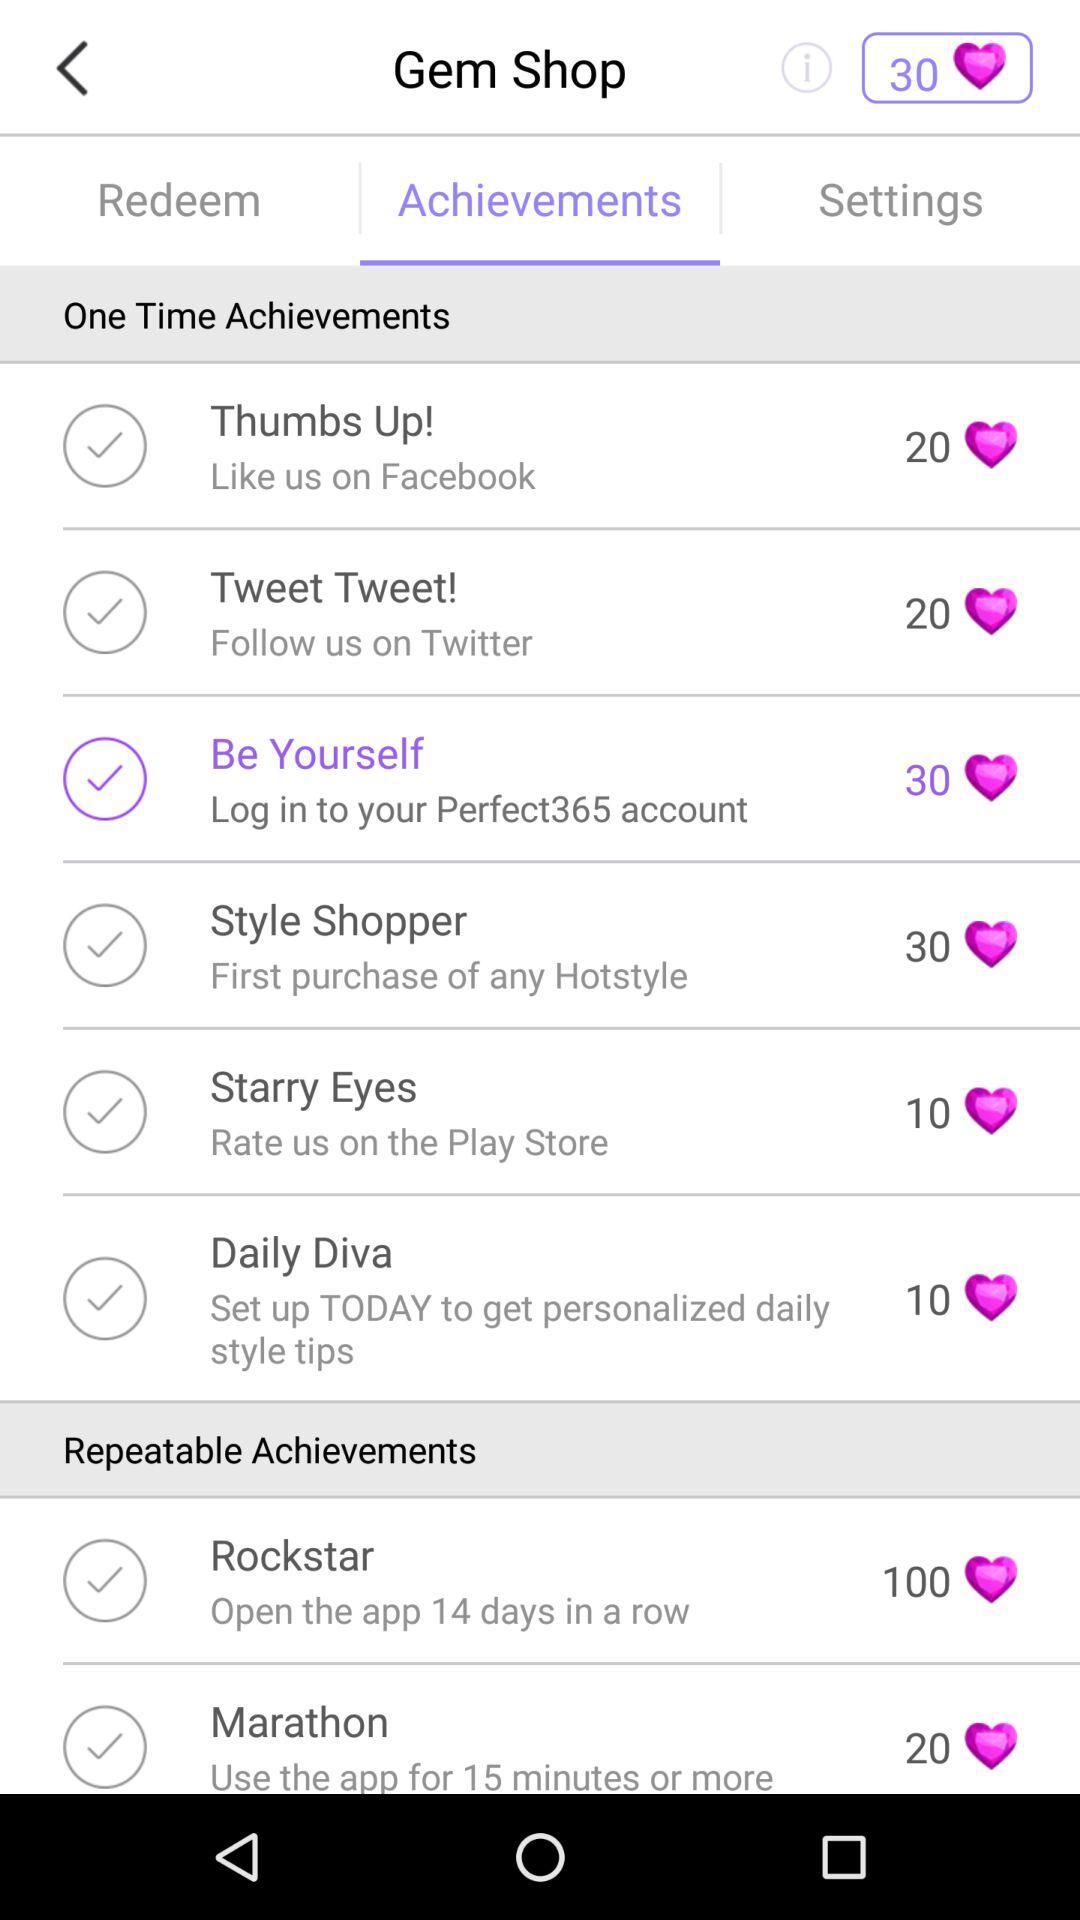  What do you see at coordinates (332, 584) in the screenshot?
I see `the icon next to 20 item` at bounding box center [332, 584].